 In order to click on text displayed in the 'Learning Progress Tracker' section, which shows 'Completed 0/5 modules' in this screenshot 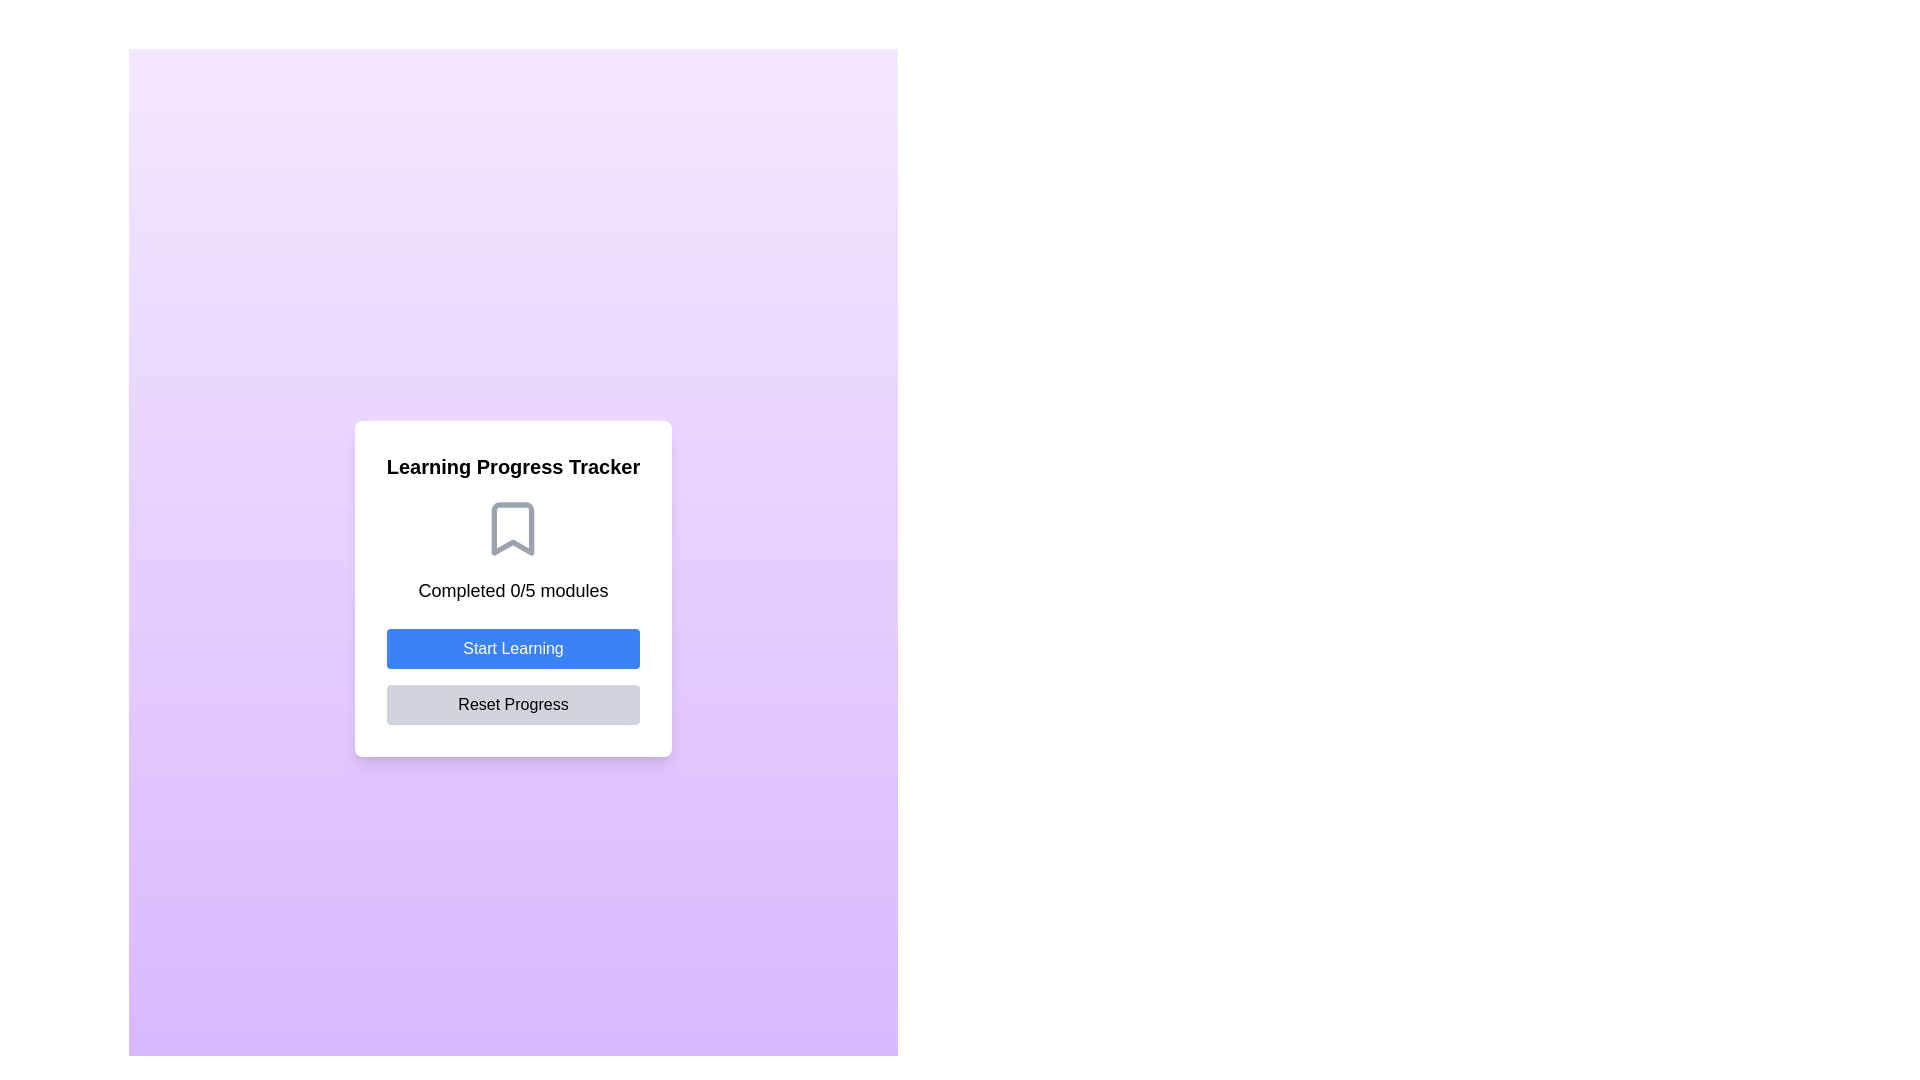, I will do `click(513, 589)`.